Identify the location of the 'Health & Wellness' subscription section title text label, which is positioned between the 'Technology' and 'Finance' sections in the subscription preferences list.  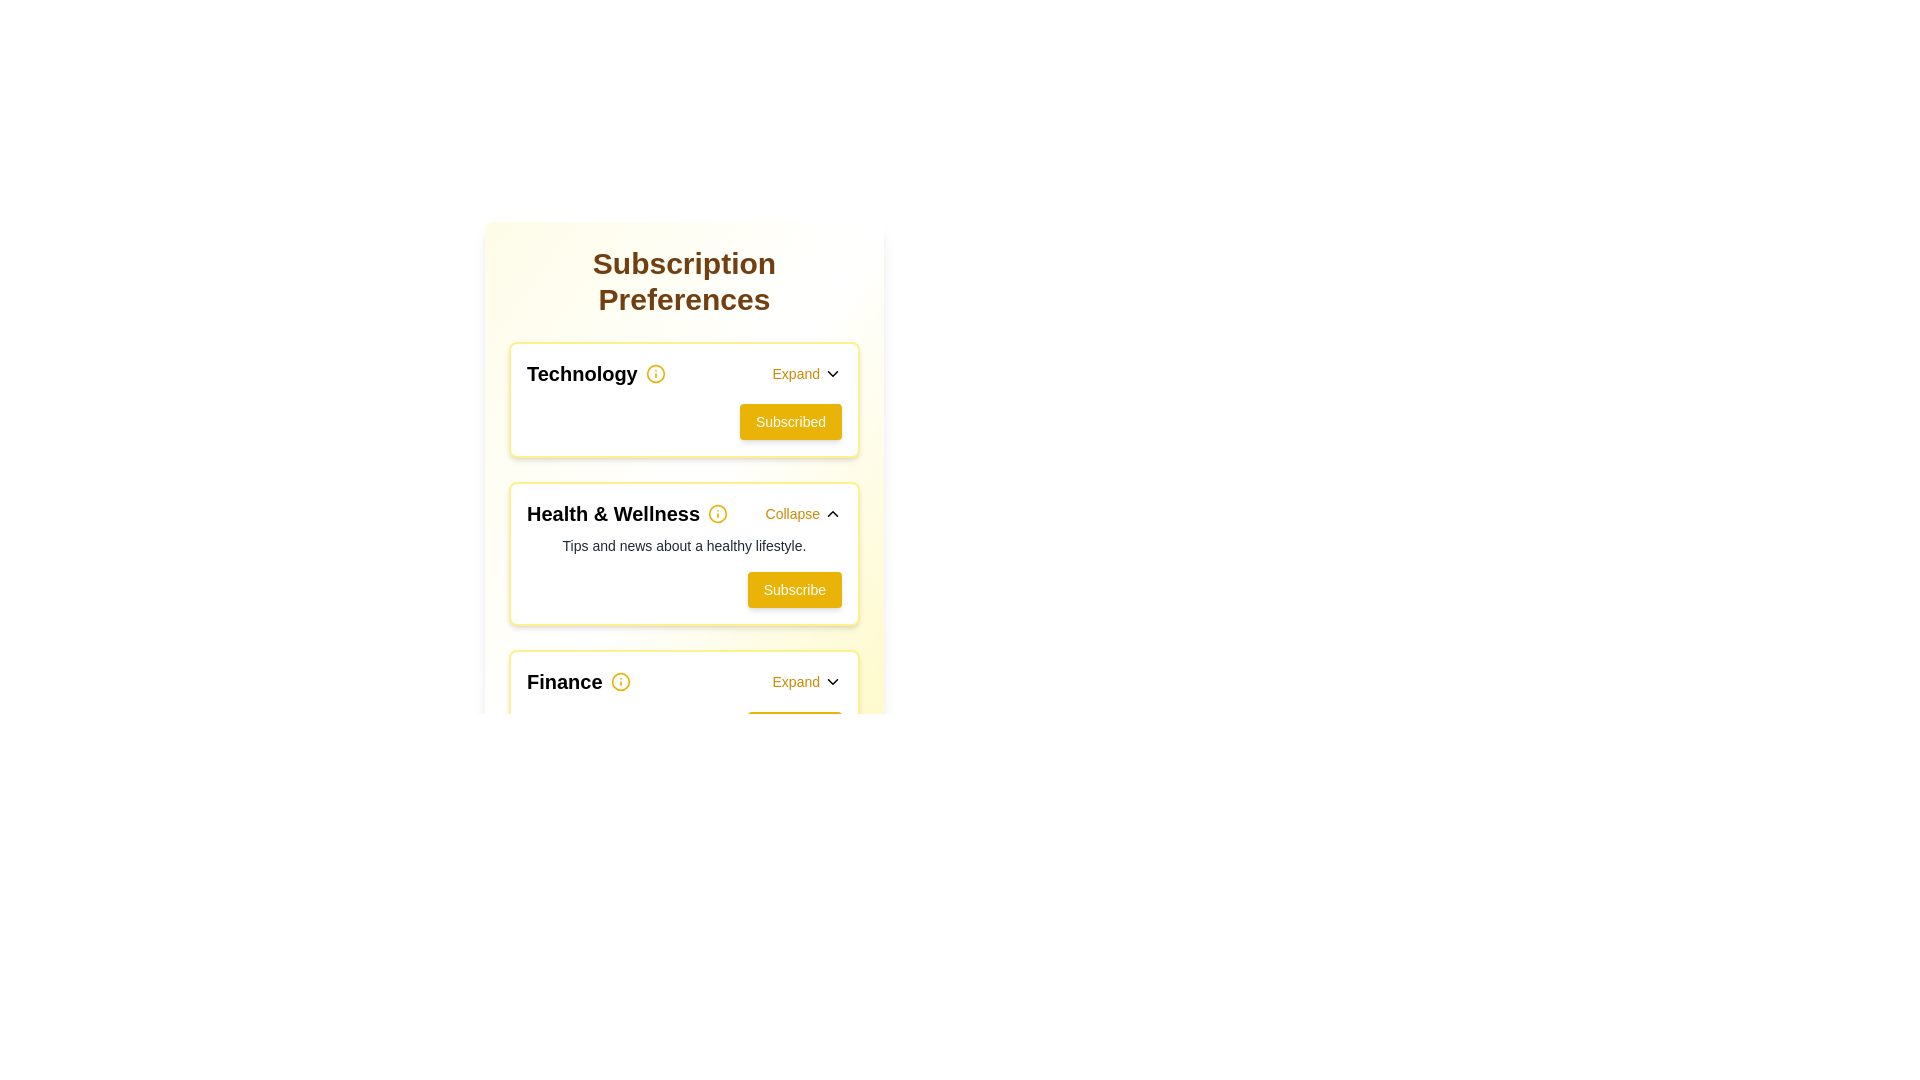
(626, 512).